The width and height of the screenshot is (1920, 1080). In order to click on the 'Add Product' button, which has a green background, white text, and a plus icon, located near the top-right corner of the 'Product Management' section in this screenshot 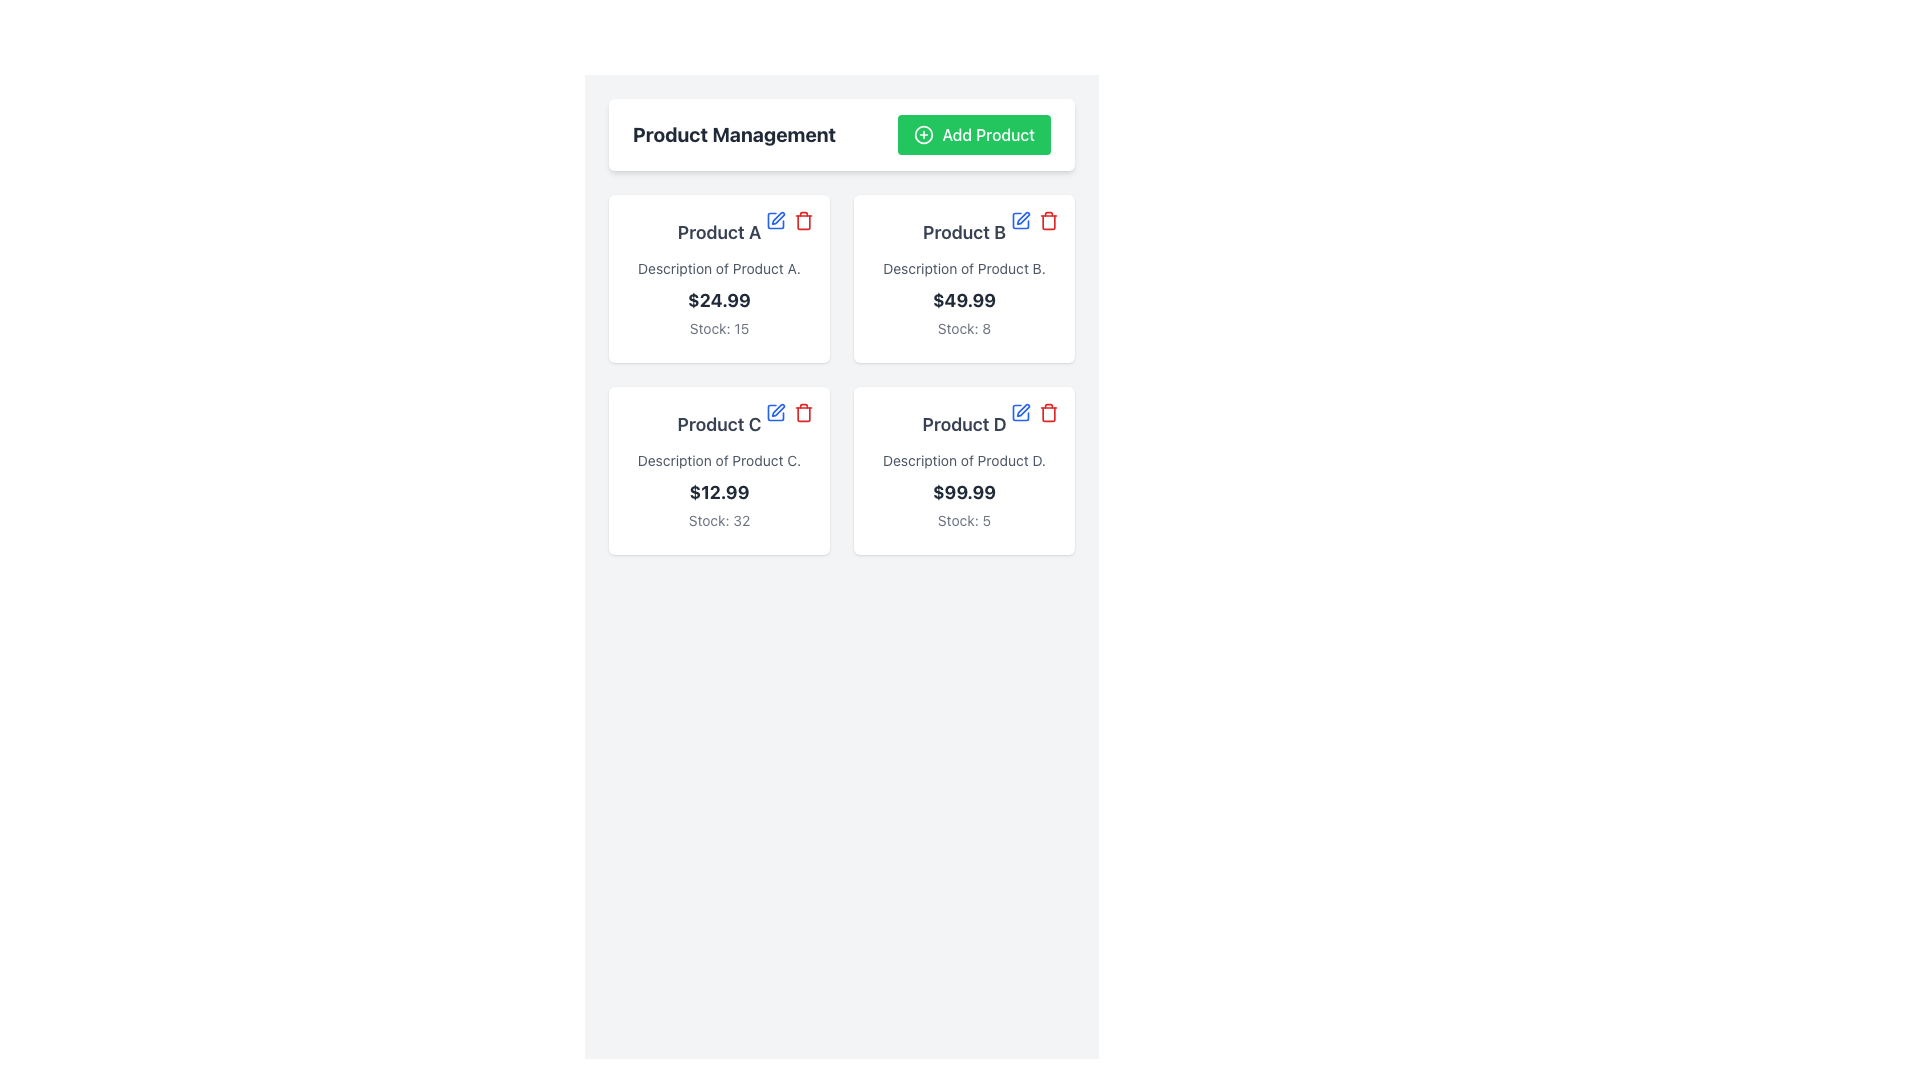, I will do `click(974, 135)`.